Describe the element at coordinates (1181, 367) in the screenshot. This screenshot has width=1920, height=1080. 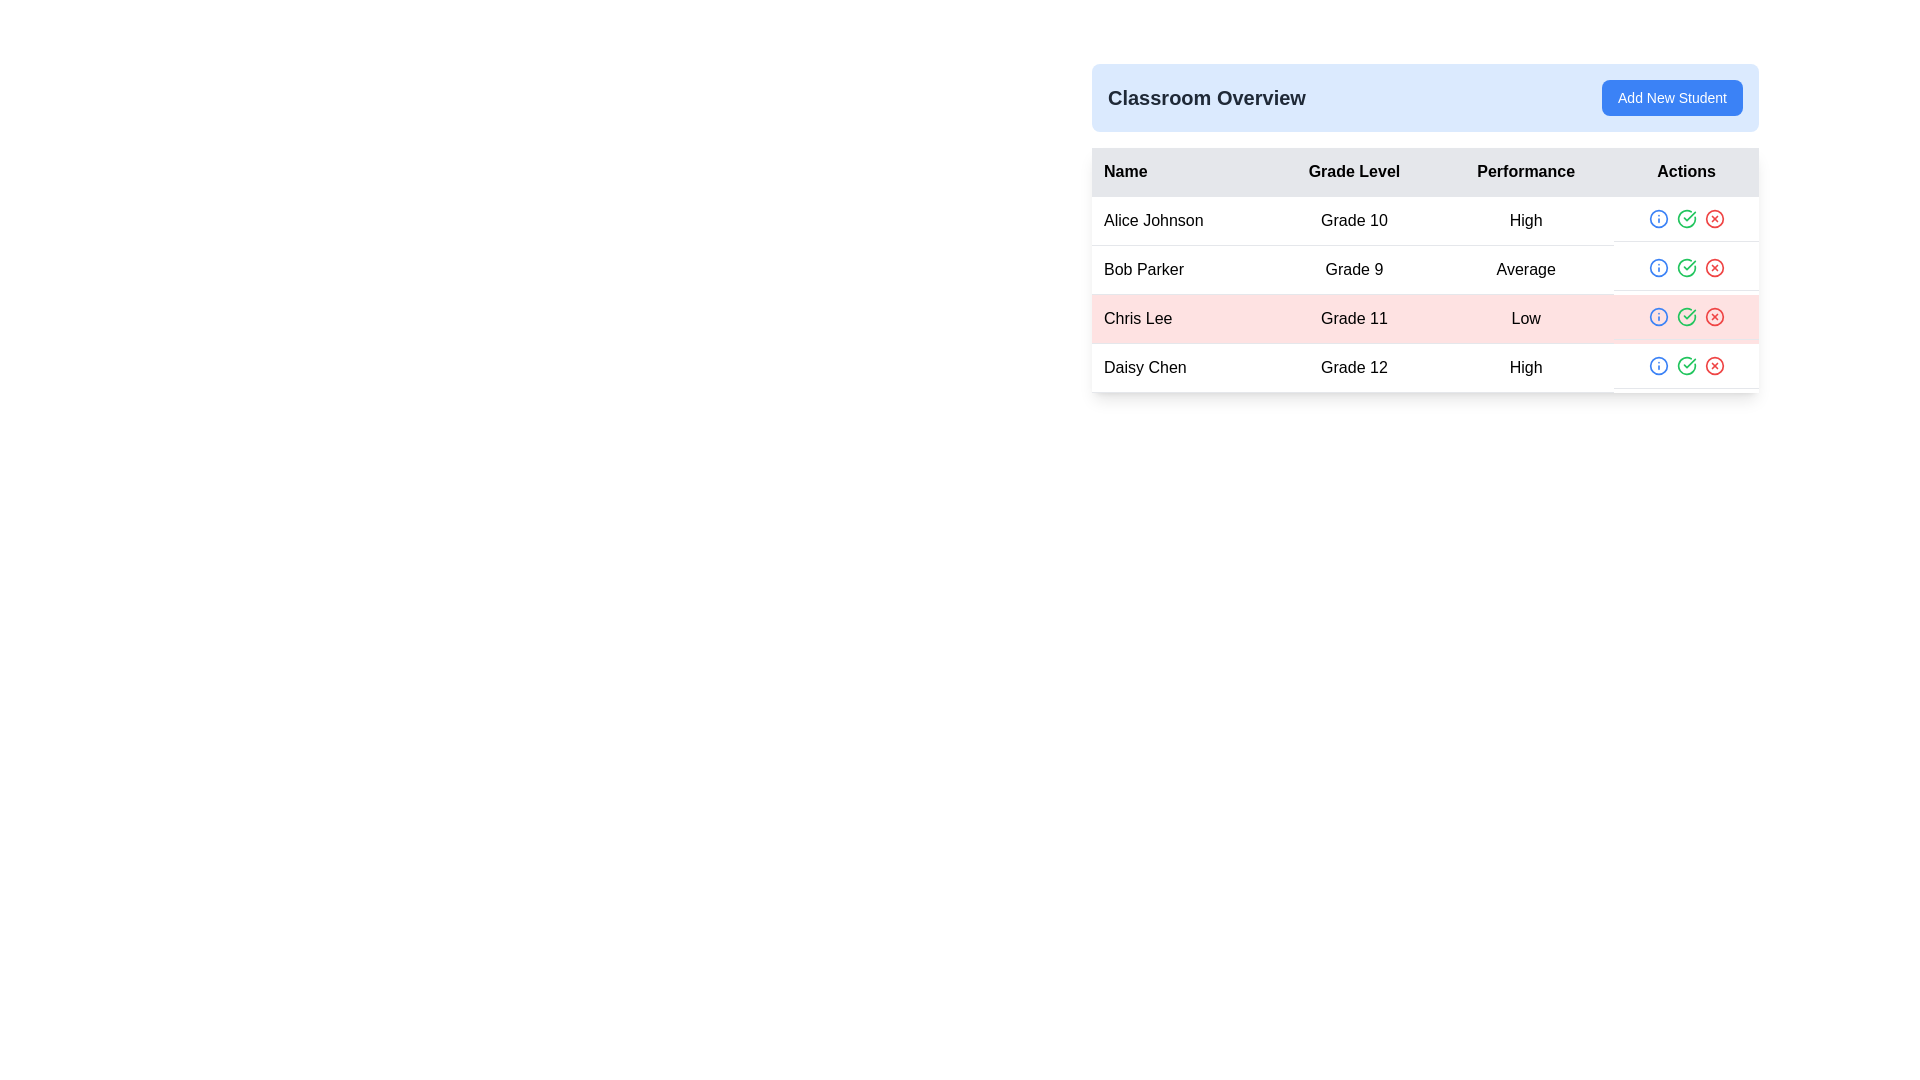
I see `the static text element displaying 'Daisy Chen' located in the fourth row under the 'Name' column of a table` at that location.